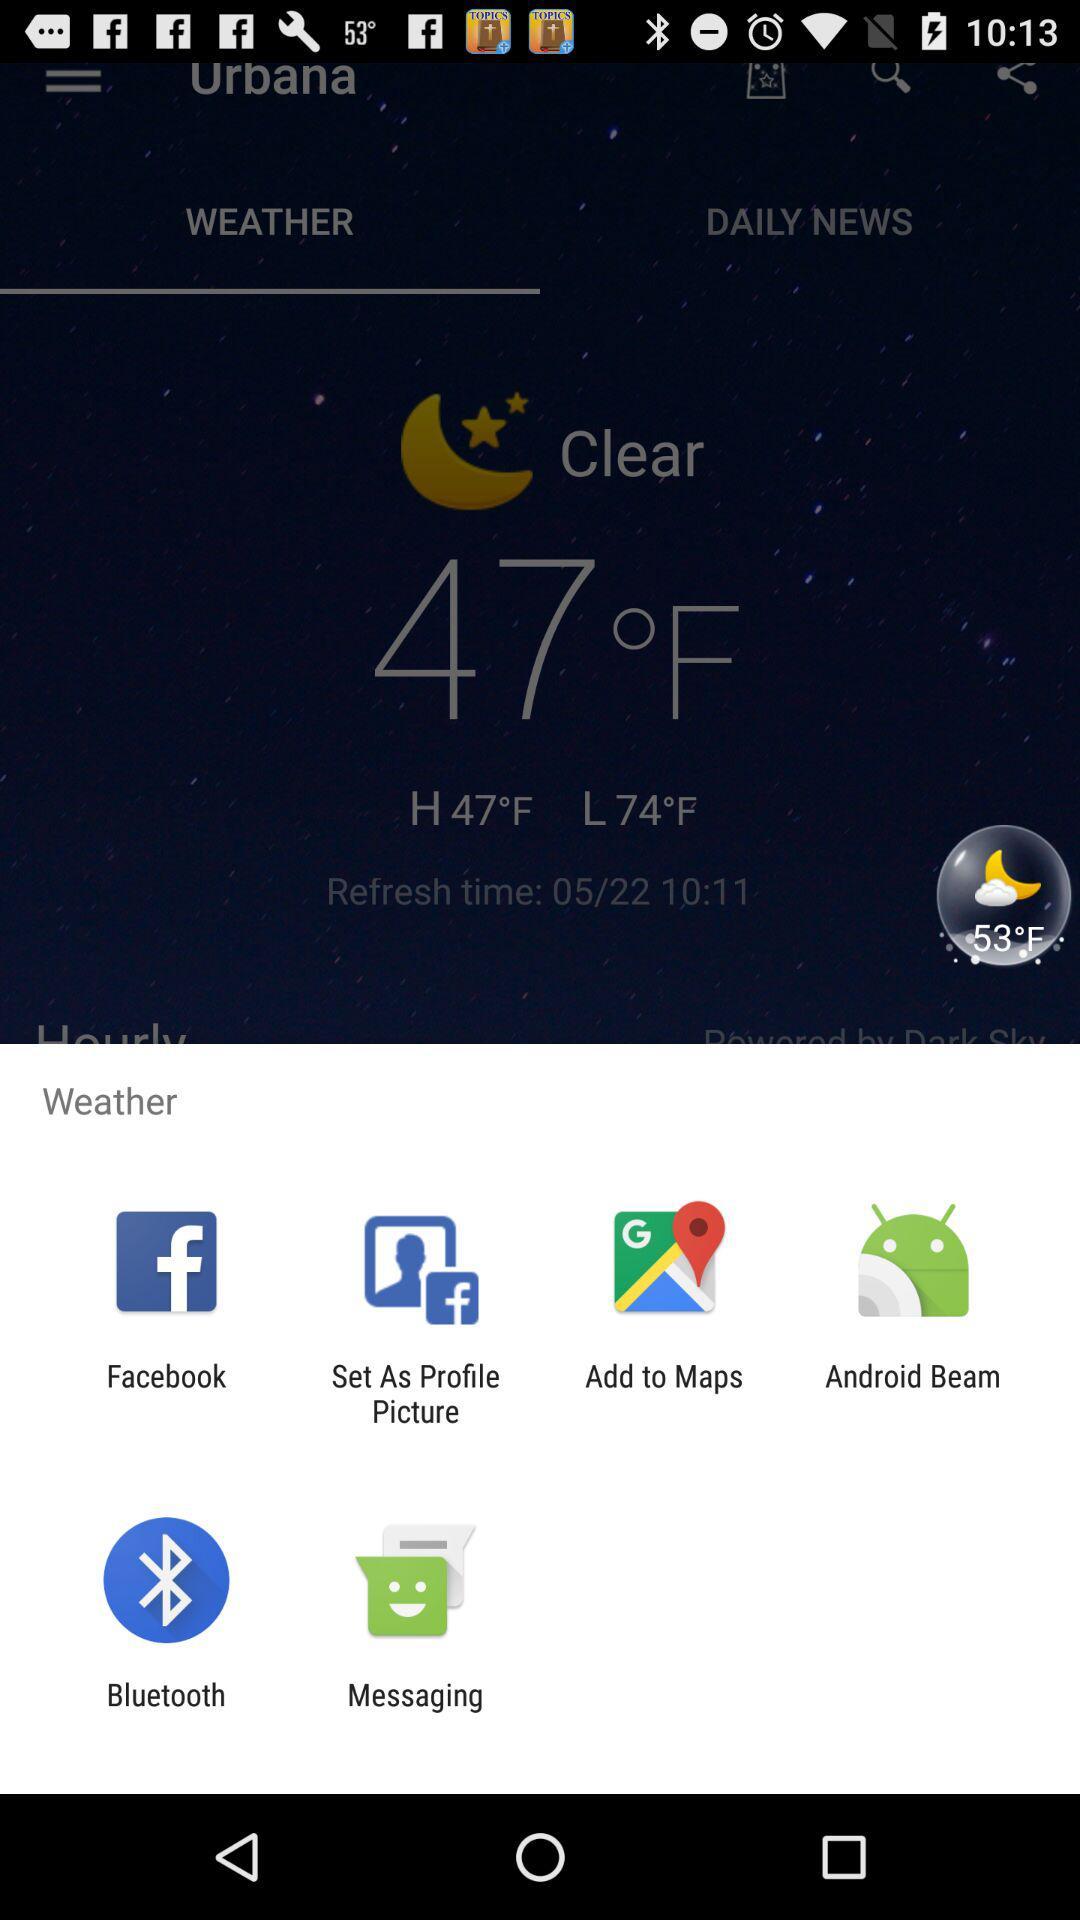  I want to click on the bluetooth item, so click(165, 1711).